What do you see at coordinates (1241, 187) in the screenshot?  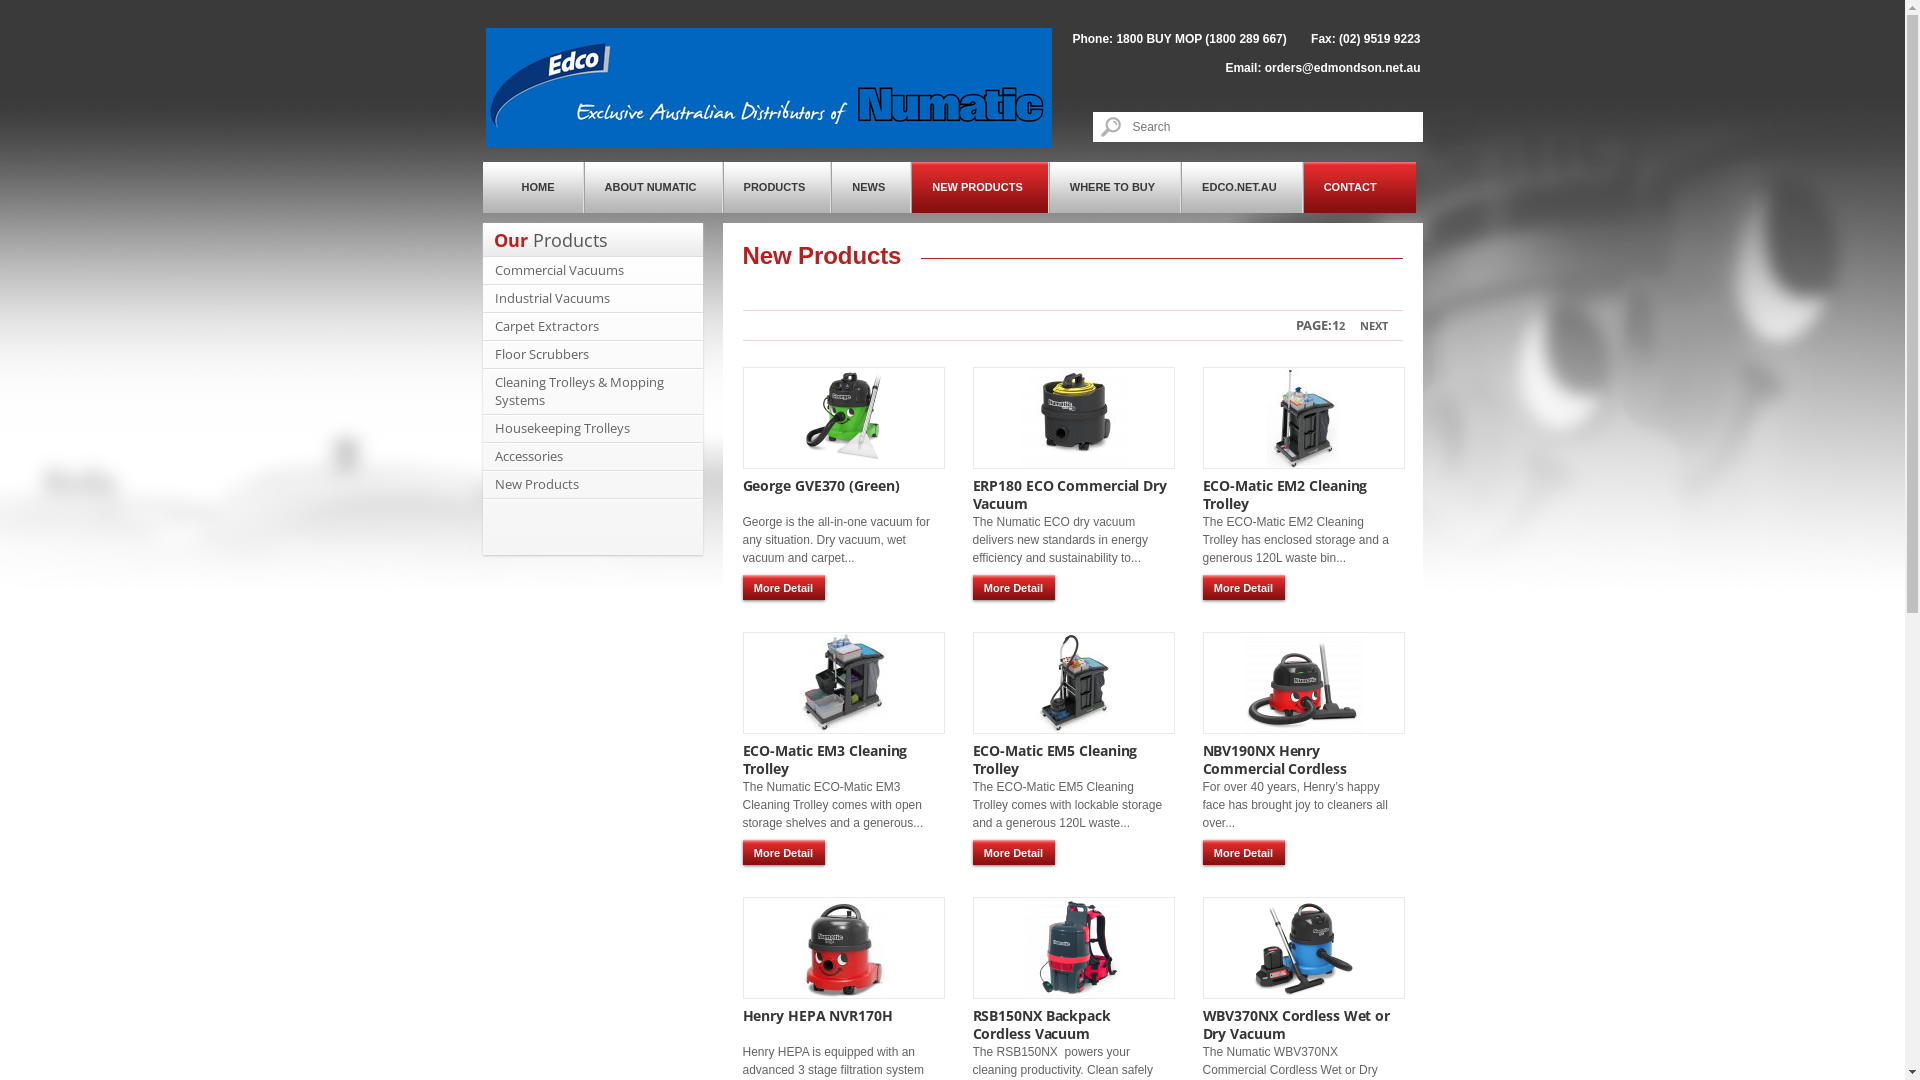 I see `'EDCO.NET.AU'` at bounding box center [1241, 187].